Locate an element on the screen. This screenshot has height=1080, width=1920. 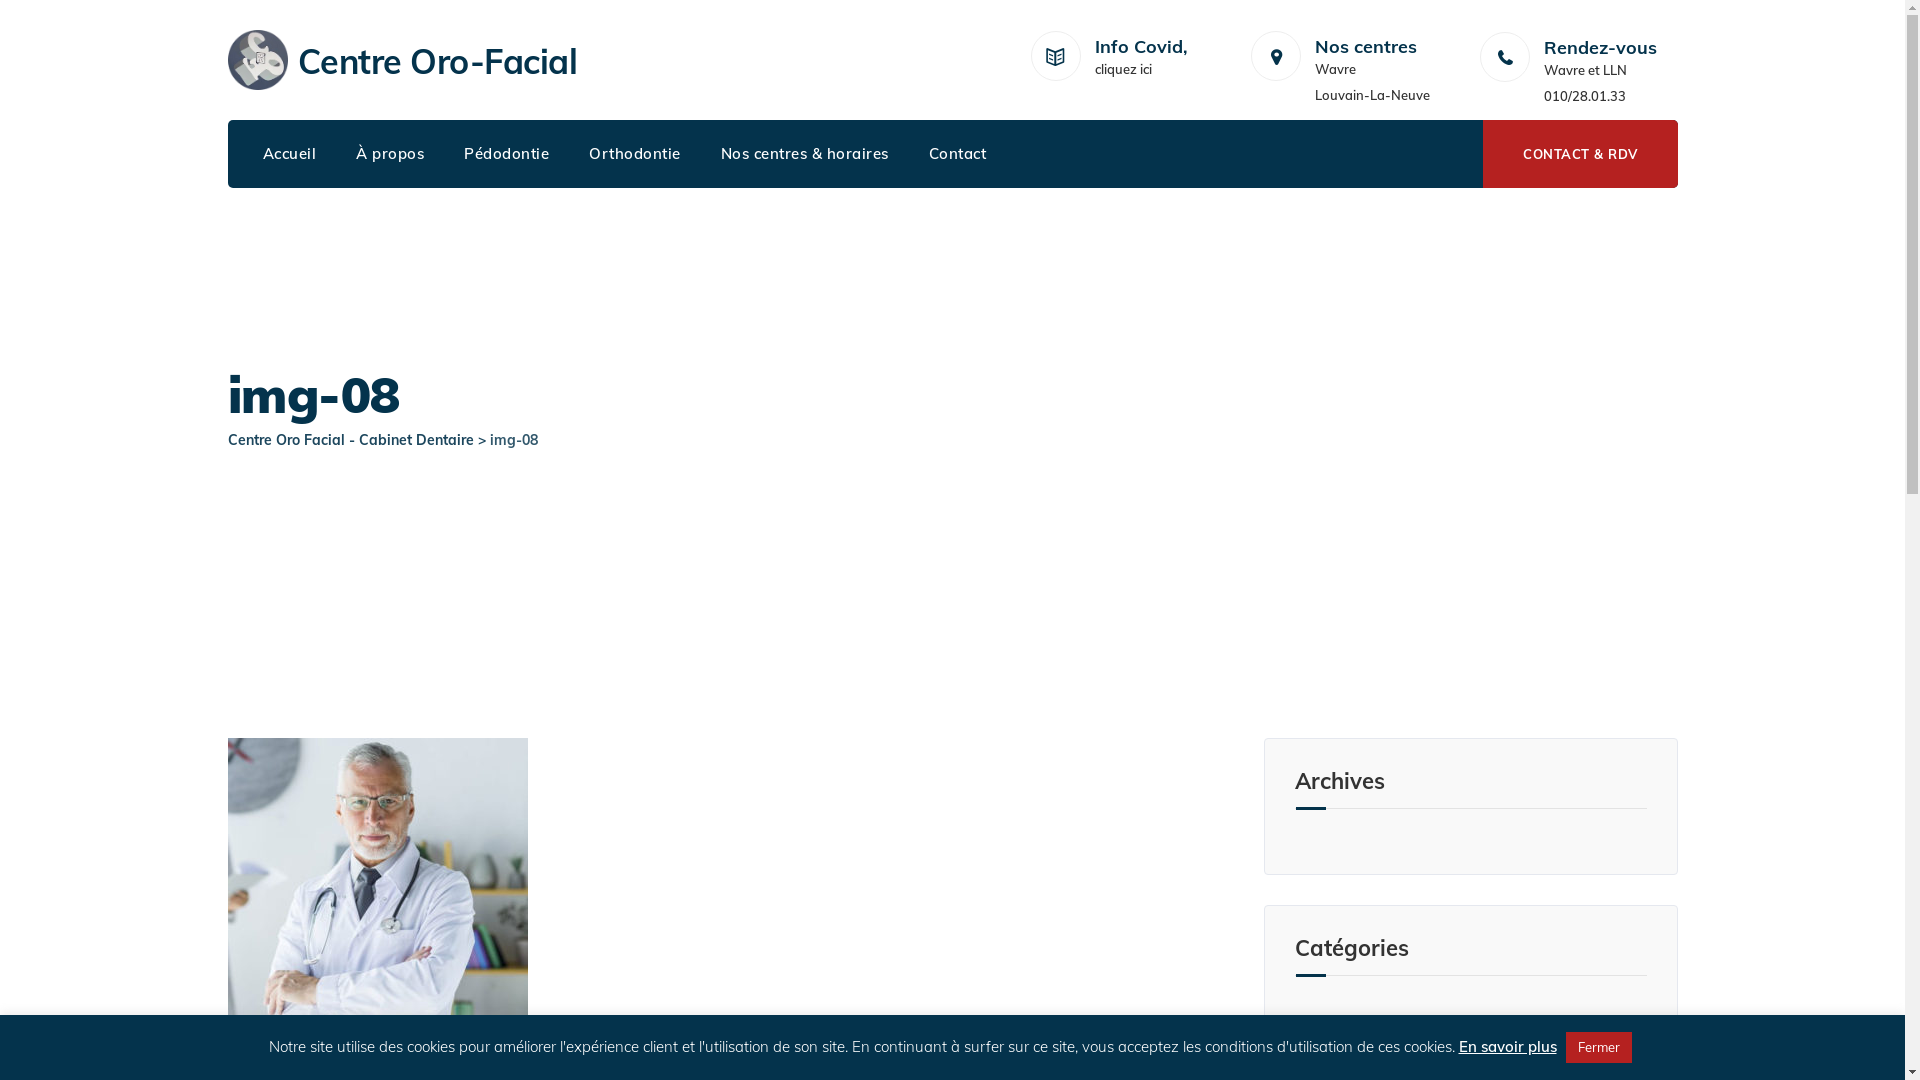
'Contact' is located at coordinates (955, 153).